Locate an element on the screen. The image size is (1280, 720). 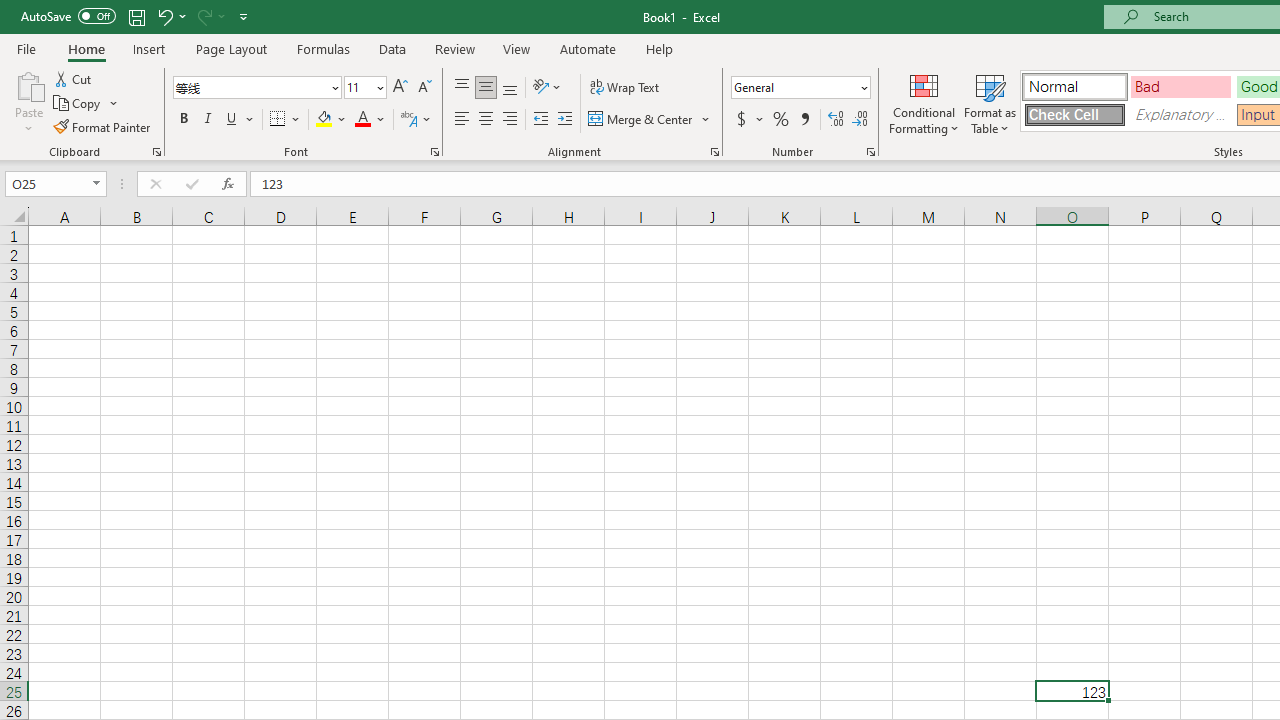
'Office Clipboard...' is located at coordinates (155, 150).